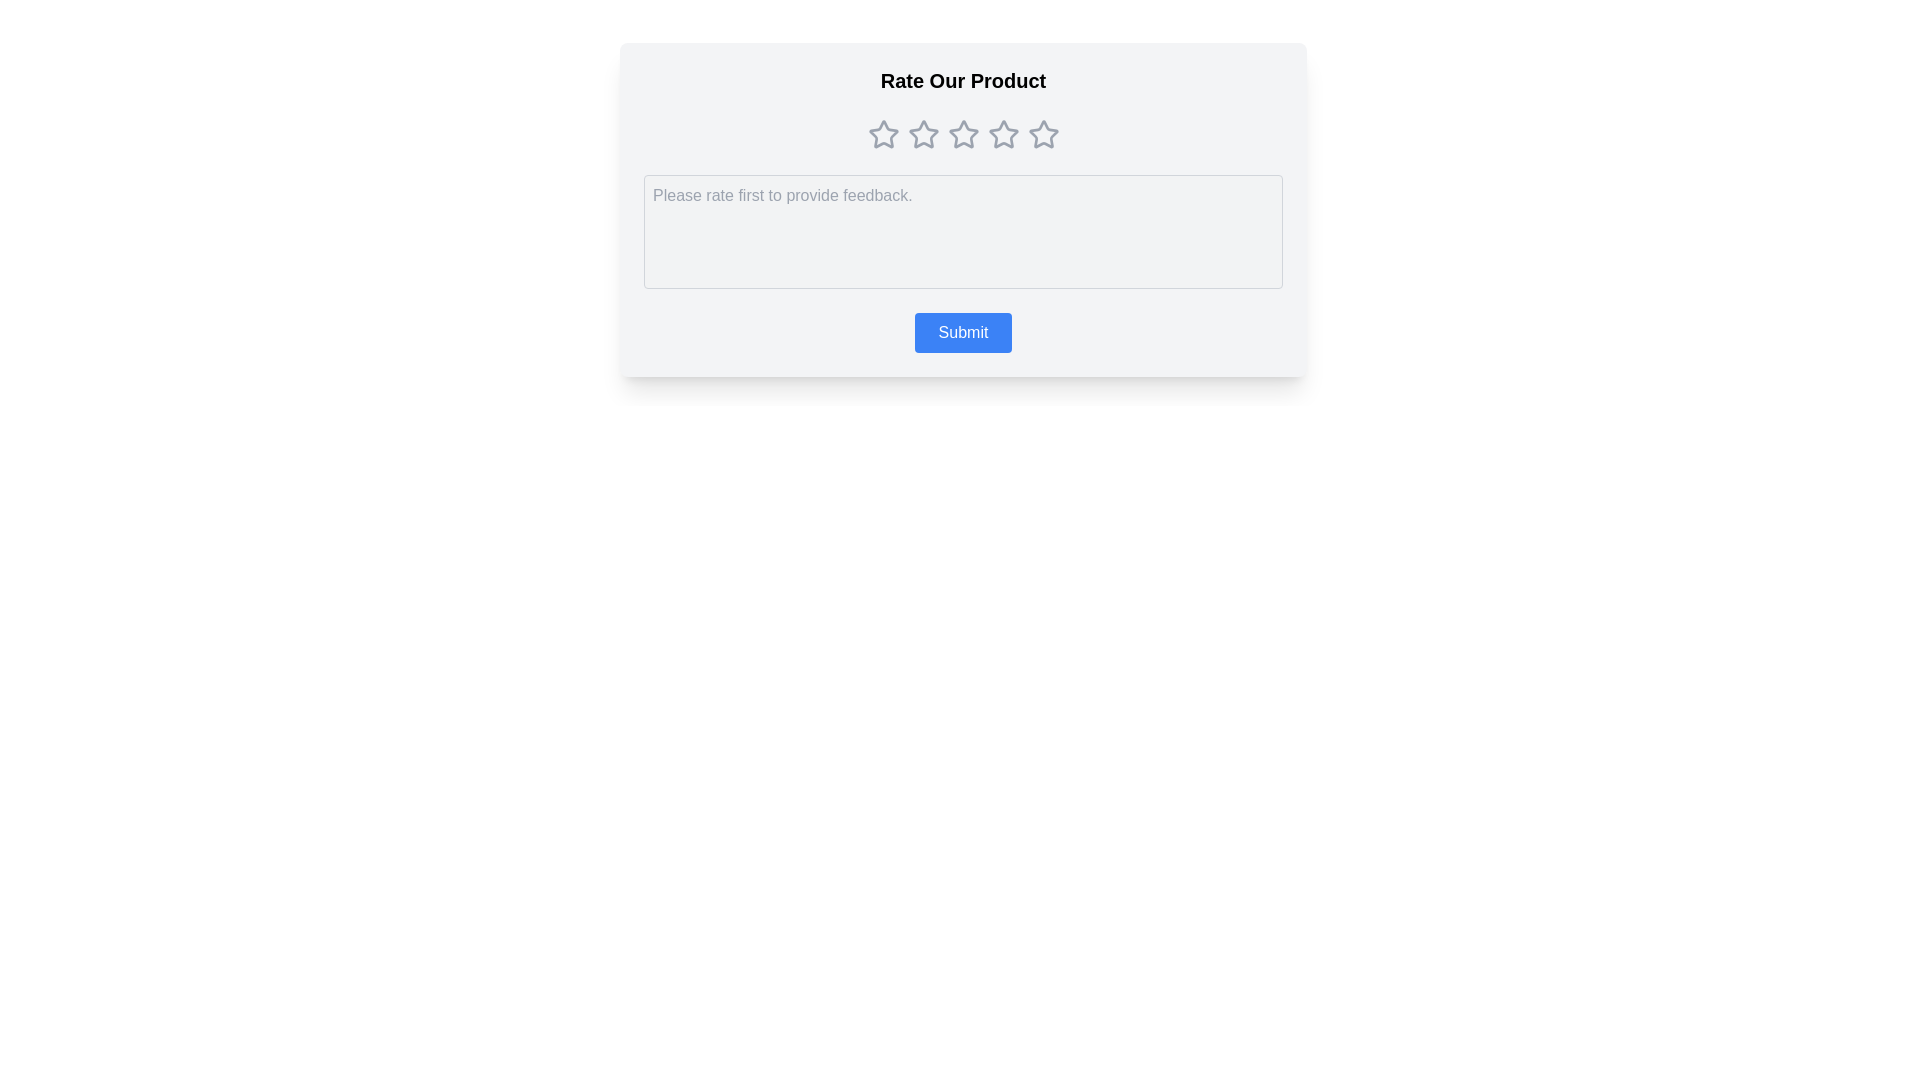  I want to click on the first star icon used for rating purposes located under the title 'Rate Our Product', so click(882, 134).